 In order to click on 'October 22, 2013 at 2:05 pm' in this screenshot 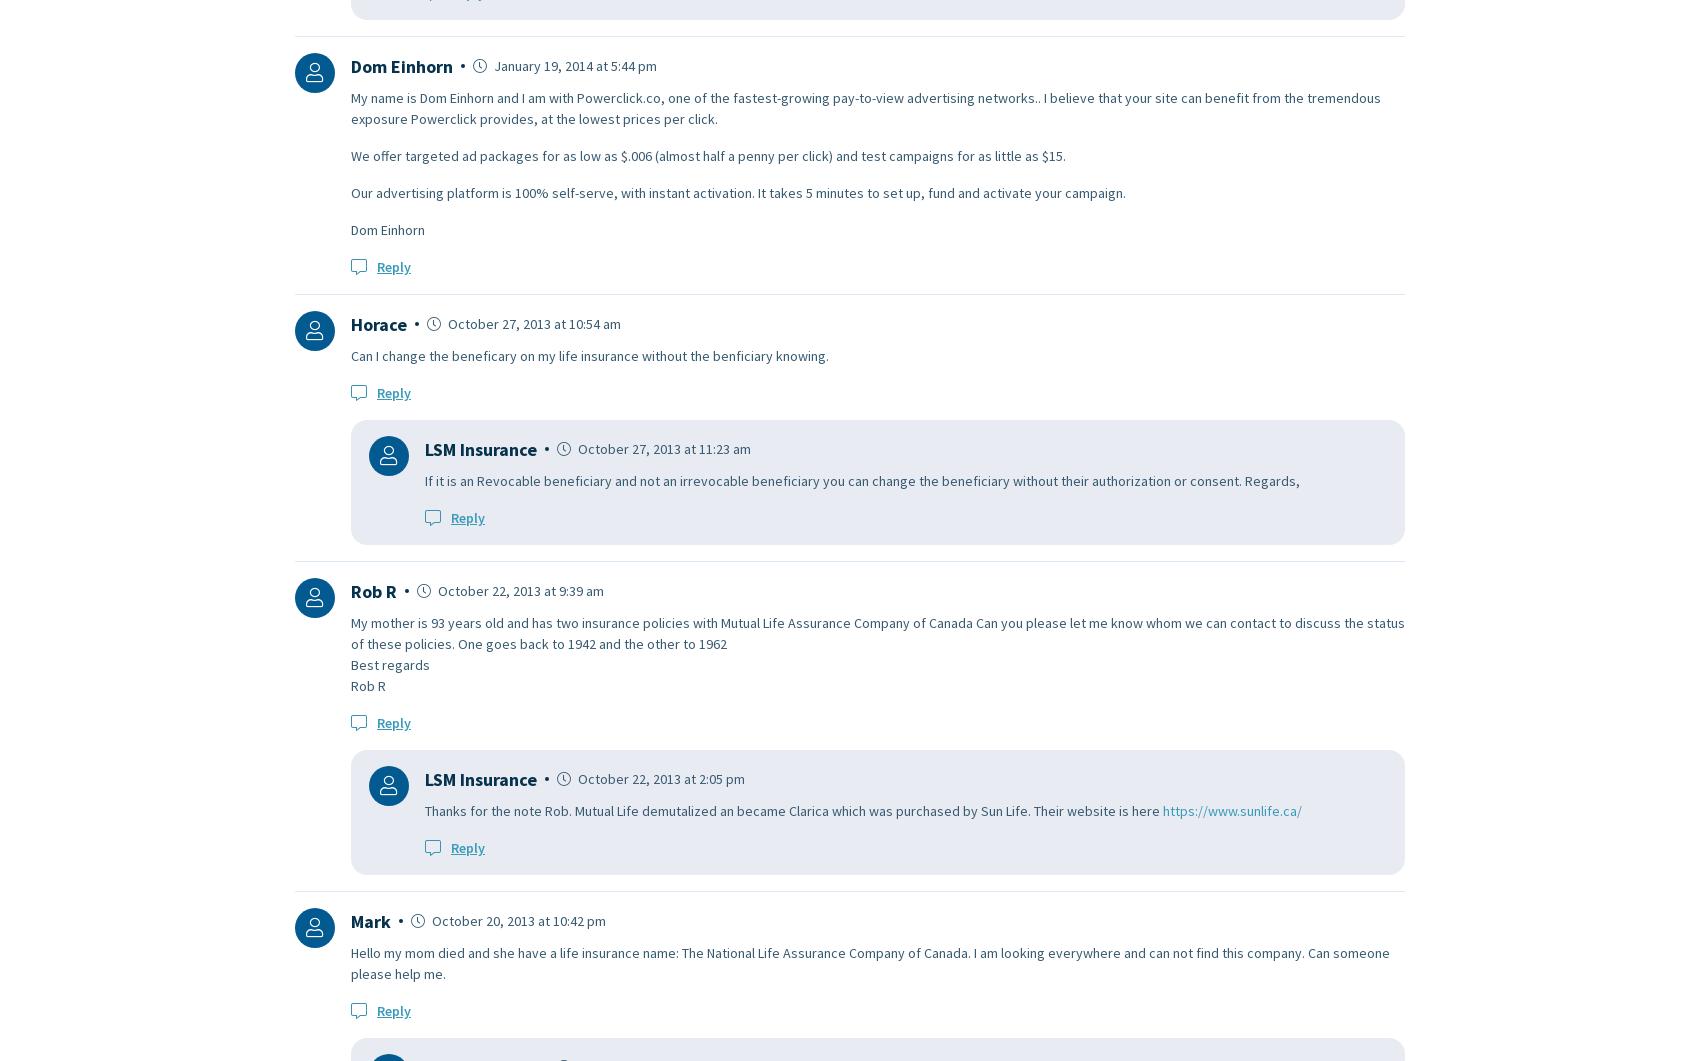, I will do `click(573, 778)`.